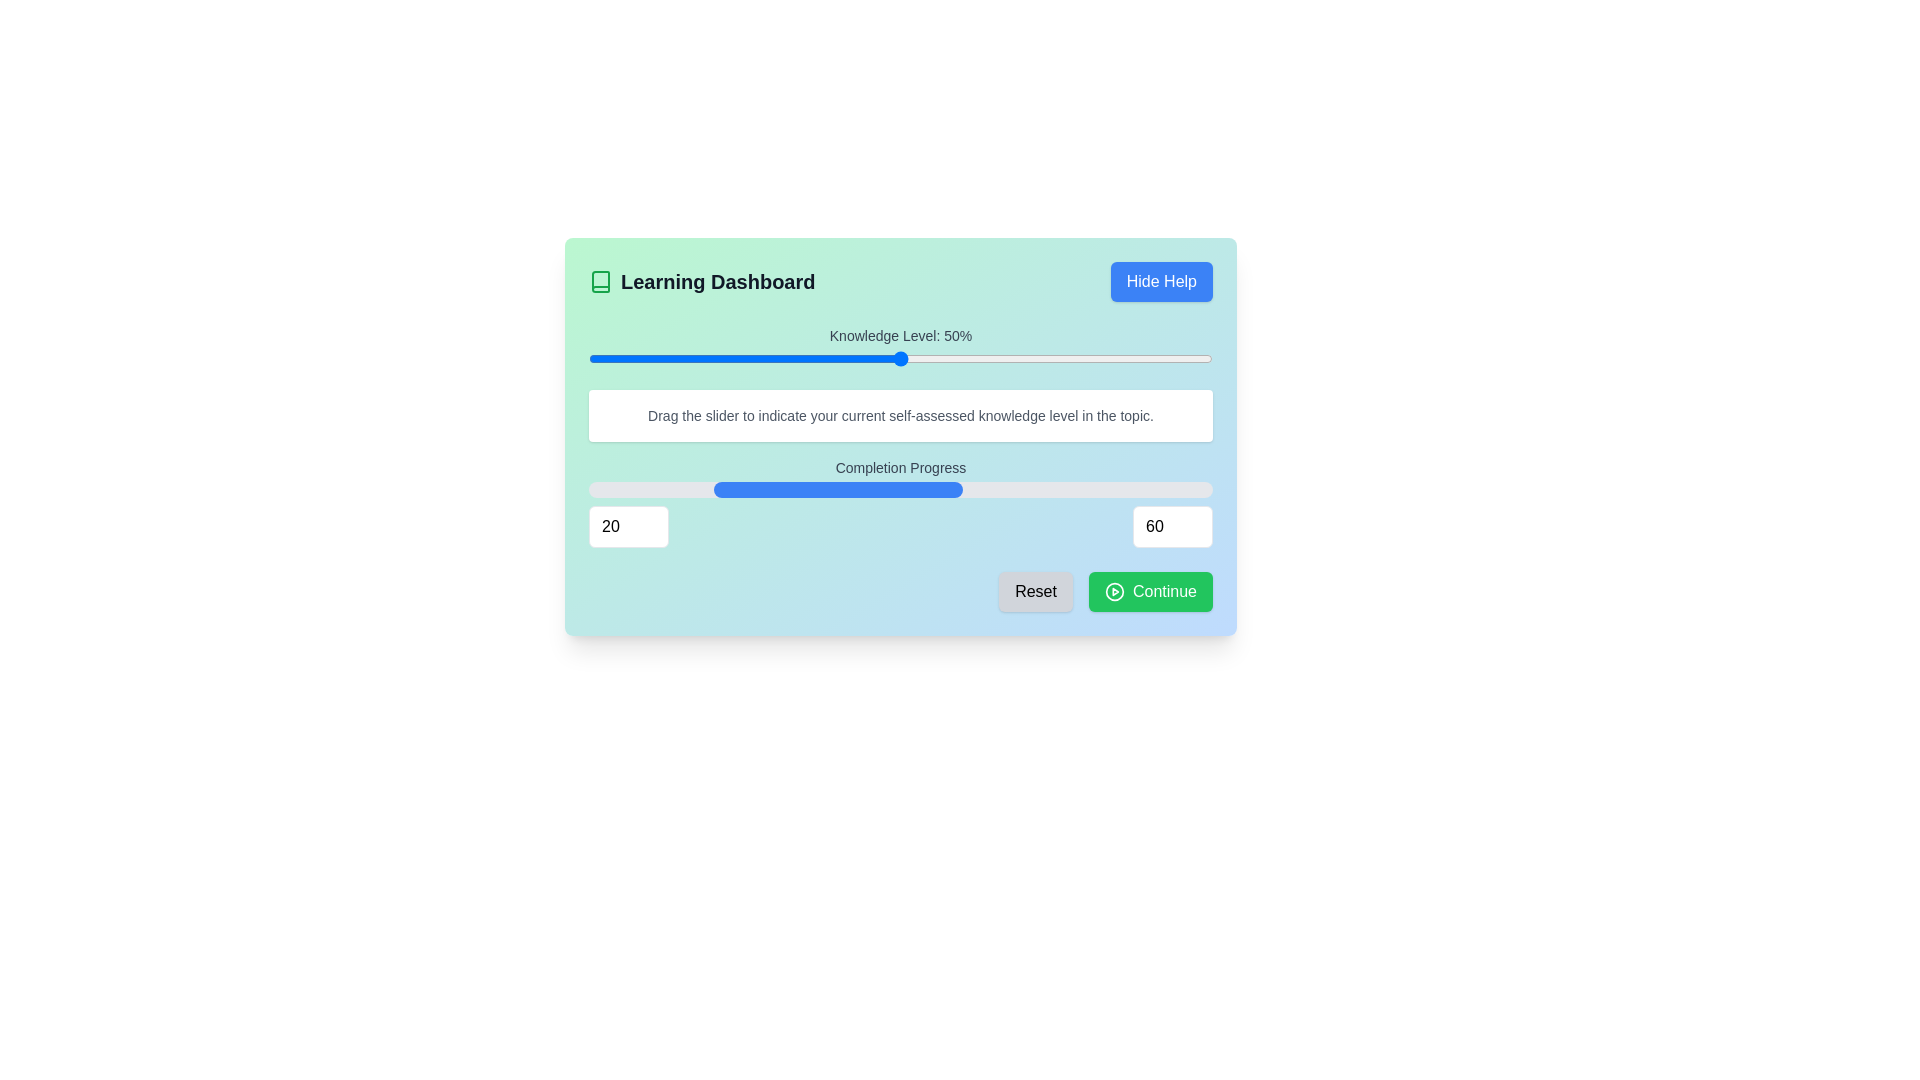 The image size is (1920, 1080). I want to click on the 'Learning Dashboard' label, which features a bold text and a green book icon, positioned at the top center of the interface, so click(702, 281).